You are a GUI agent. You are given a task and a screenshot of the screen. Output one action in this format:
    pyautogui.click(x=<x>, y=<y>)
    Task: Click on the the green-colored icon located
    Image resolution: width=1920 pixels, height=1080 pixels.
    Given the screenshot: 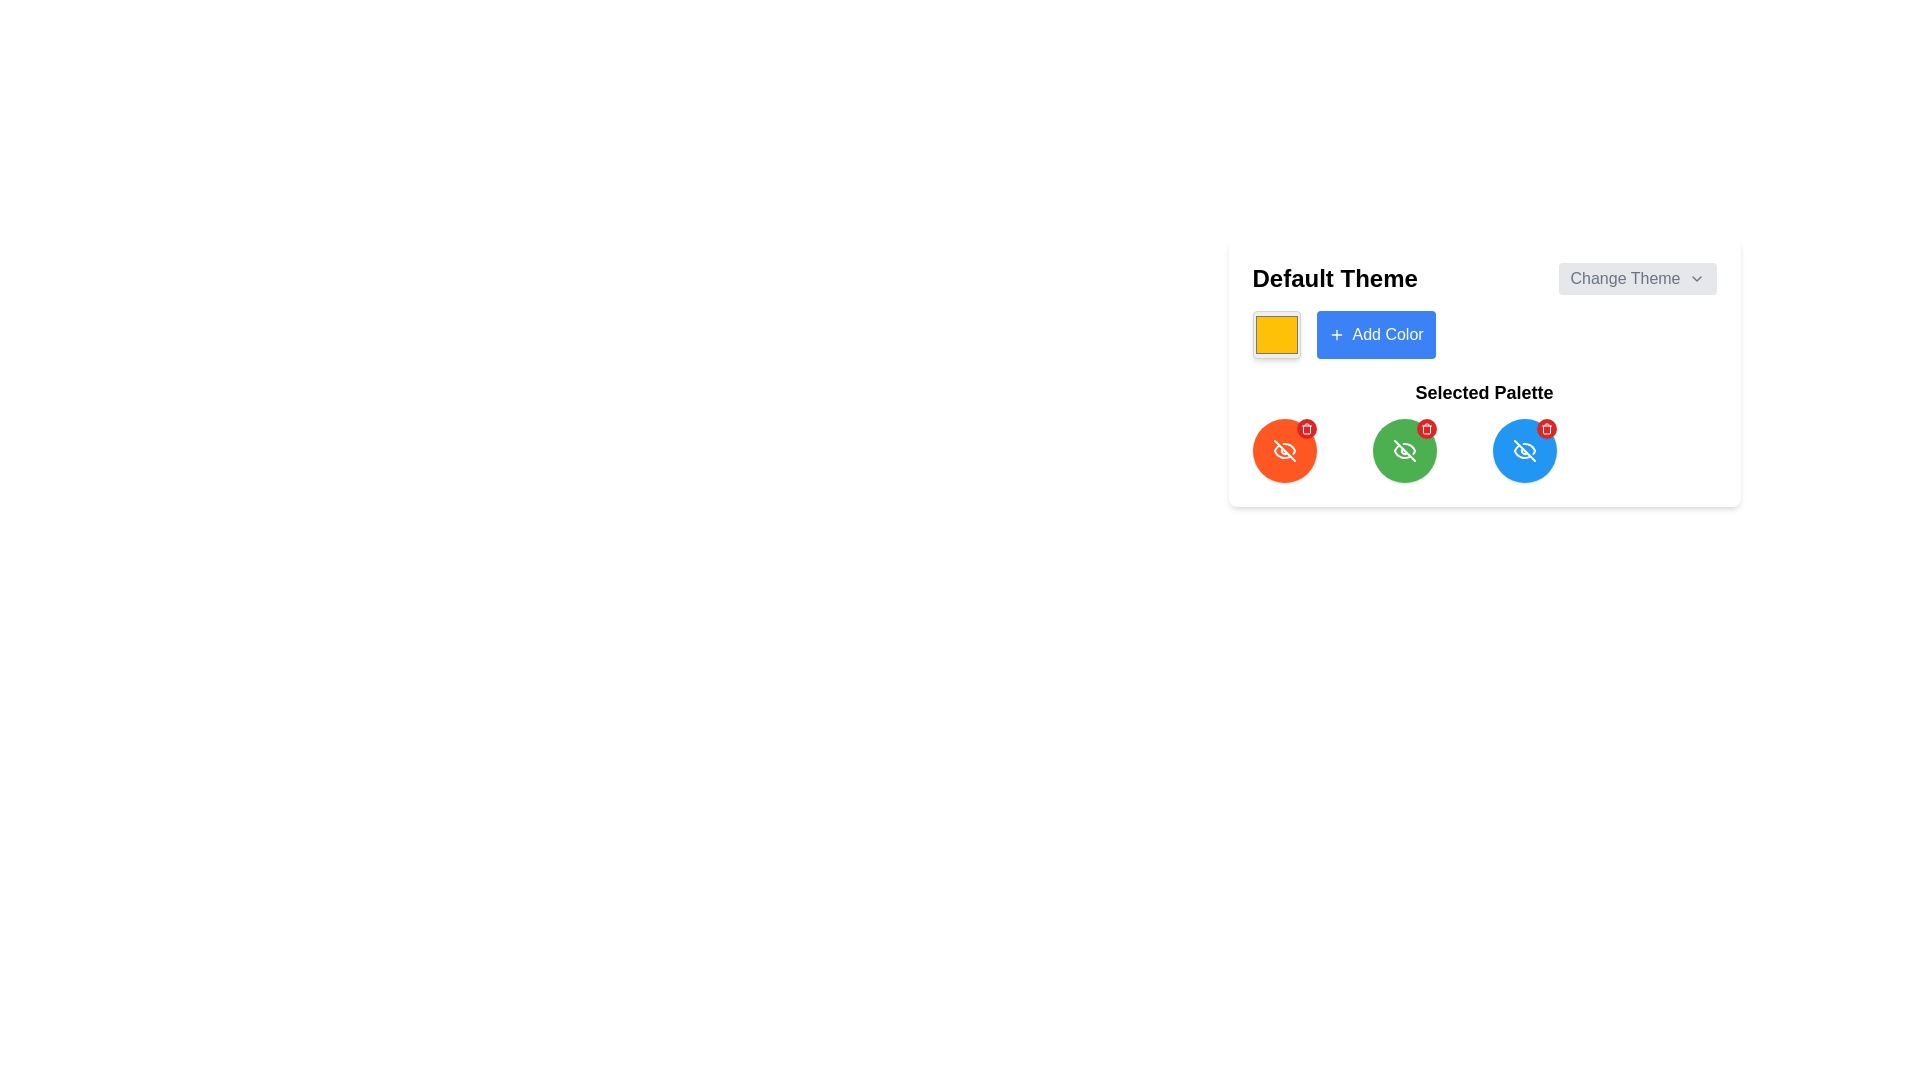 What is the action you would take?
    pyautogui.click(x=1403, y=451)
    